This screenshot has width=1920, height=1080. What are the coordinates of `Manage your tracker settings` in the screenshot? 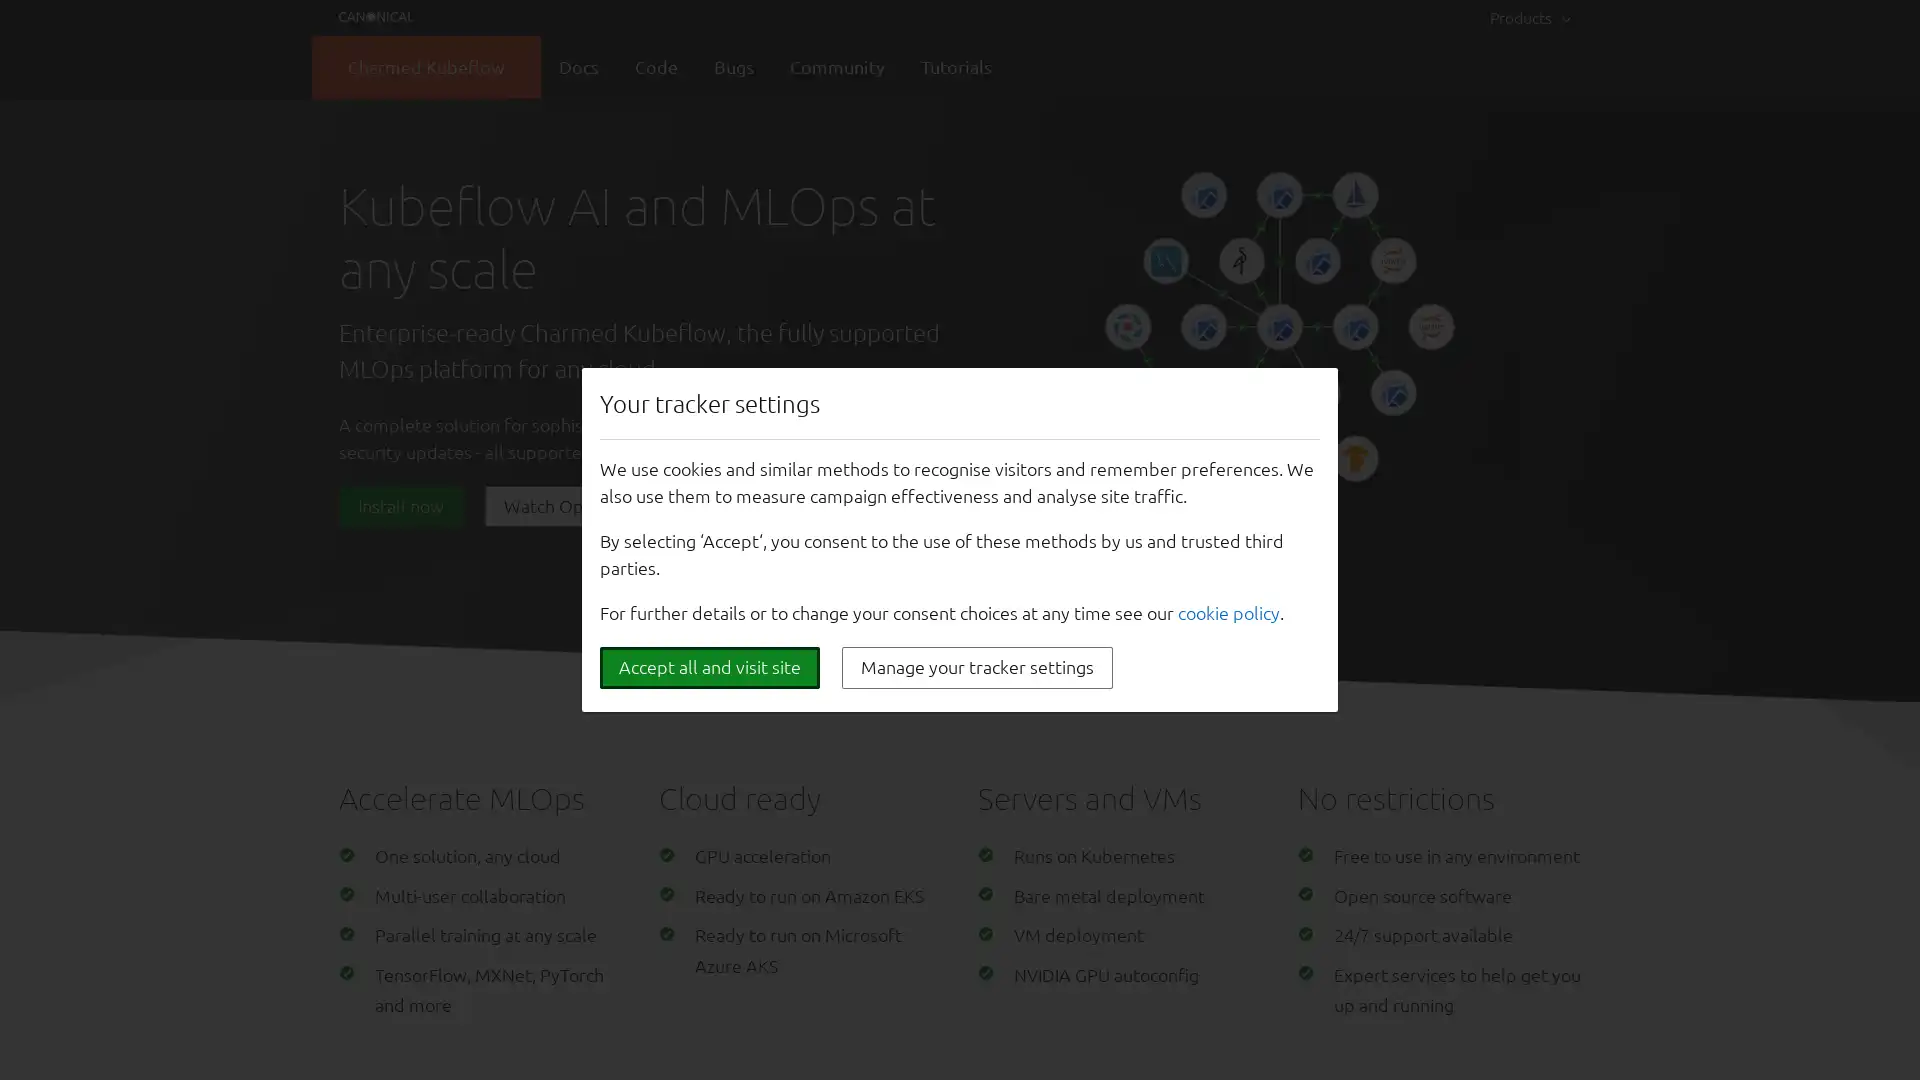 It's located at (977, 667).